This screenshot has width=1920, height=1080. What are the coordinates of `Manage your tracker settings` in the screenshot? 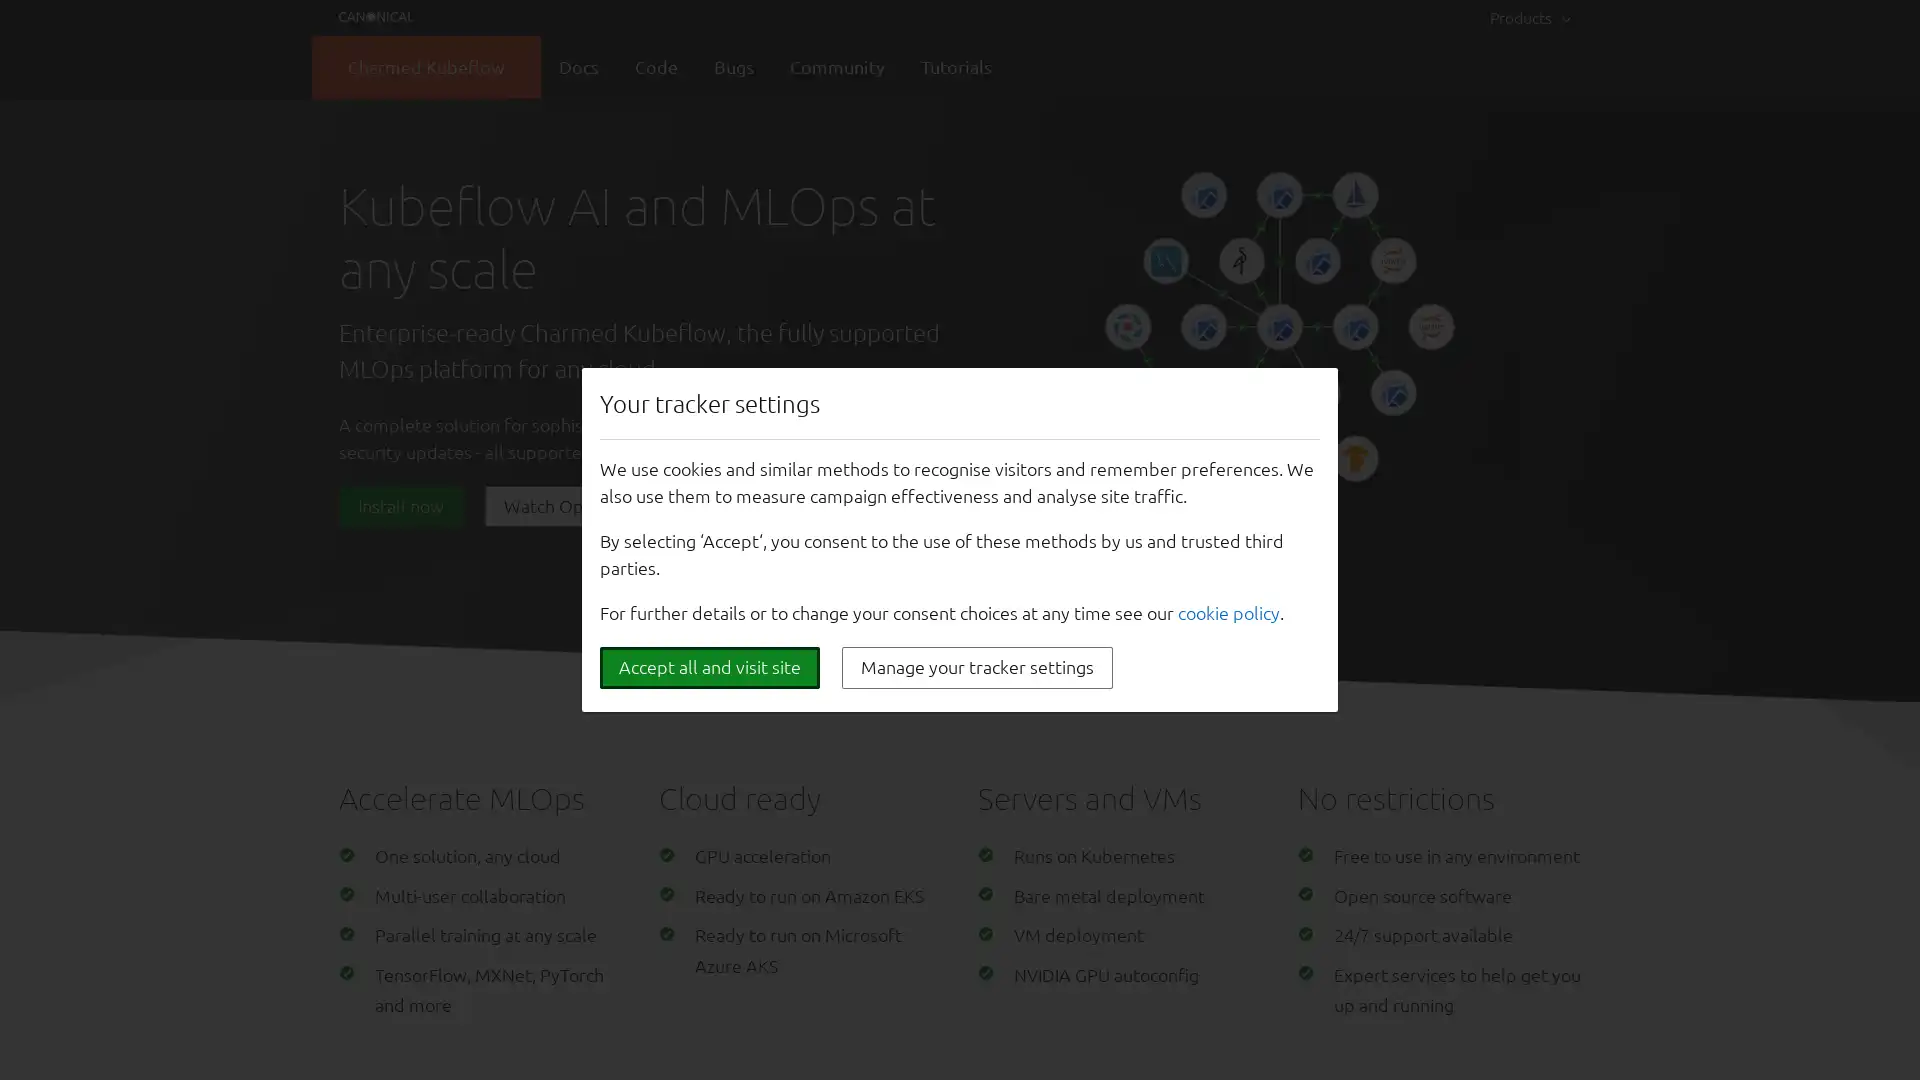 It's located at (977, 667).